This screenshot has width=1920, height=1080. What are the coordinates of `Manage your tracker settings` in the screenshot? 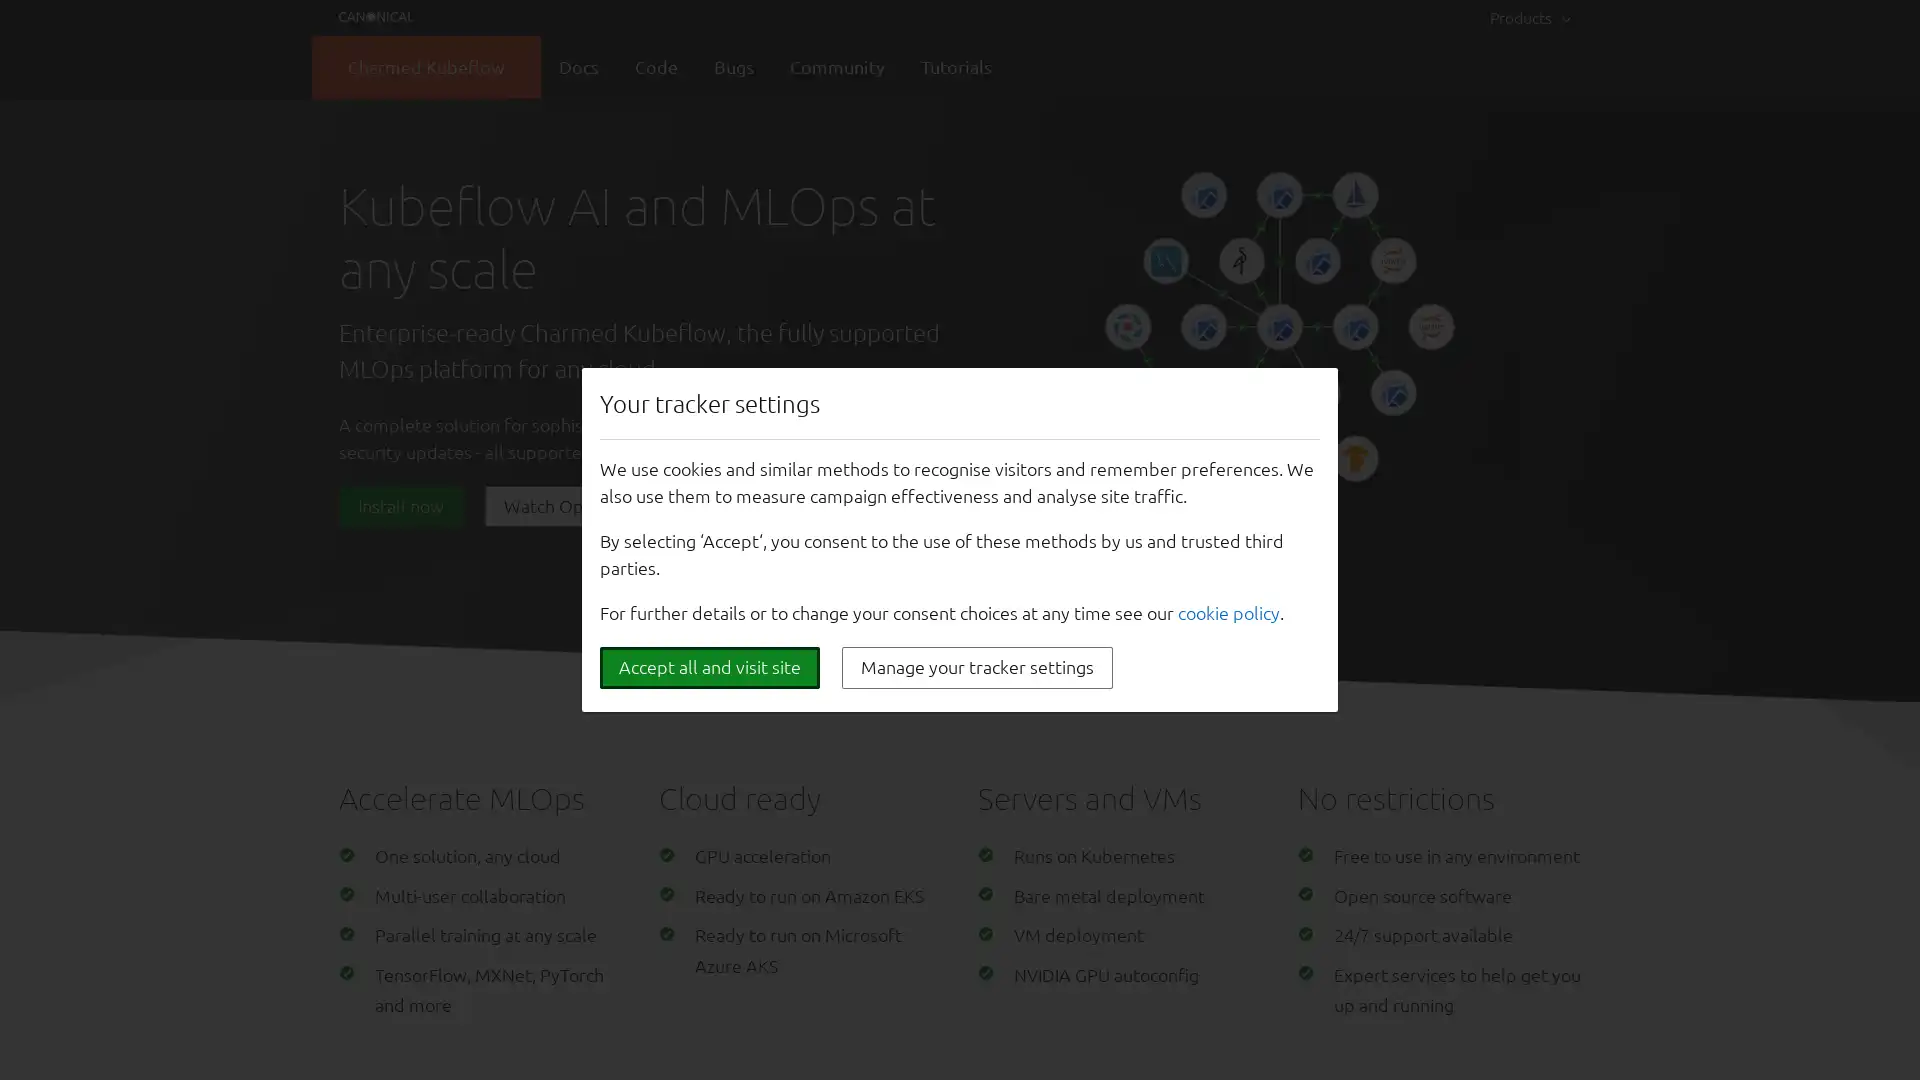 It's located at (977, 667).